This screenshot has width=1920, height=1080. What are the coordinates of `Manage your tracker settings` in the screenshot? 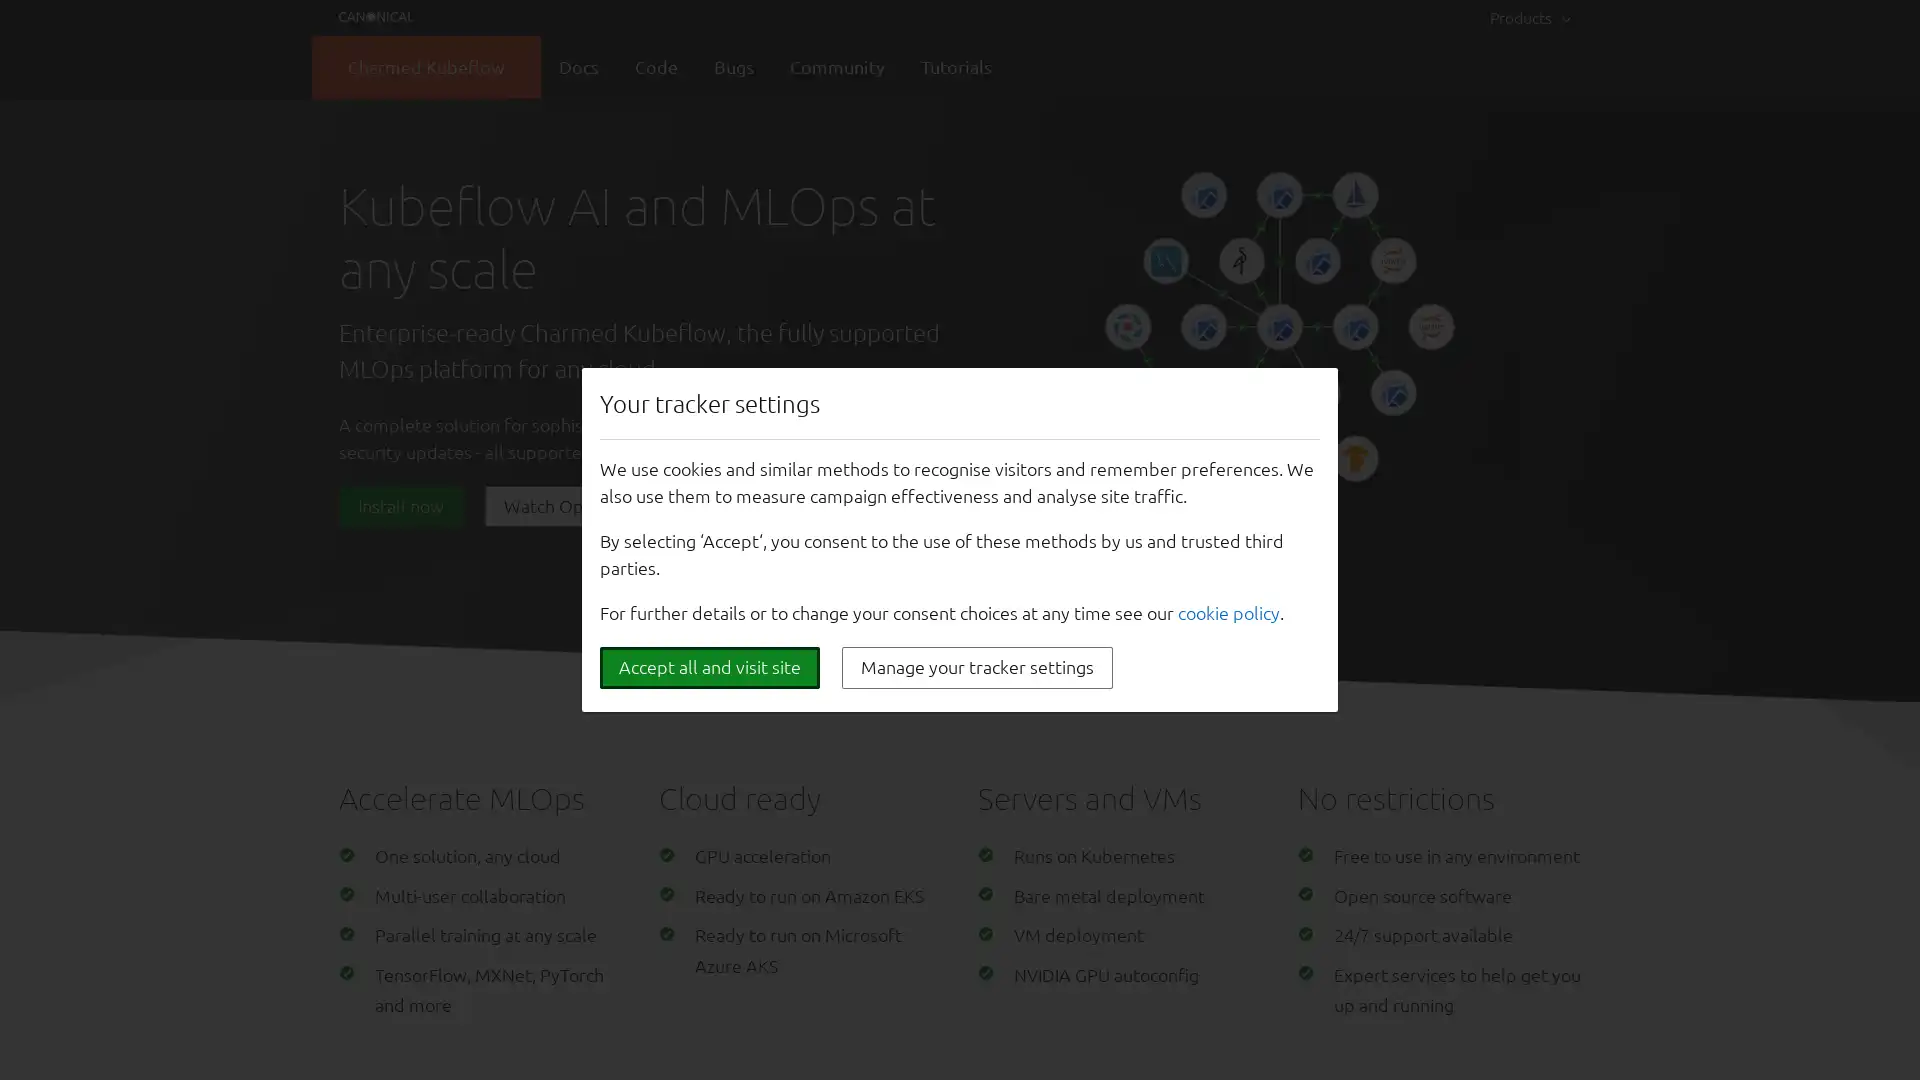 It's located at (977, 667).